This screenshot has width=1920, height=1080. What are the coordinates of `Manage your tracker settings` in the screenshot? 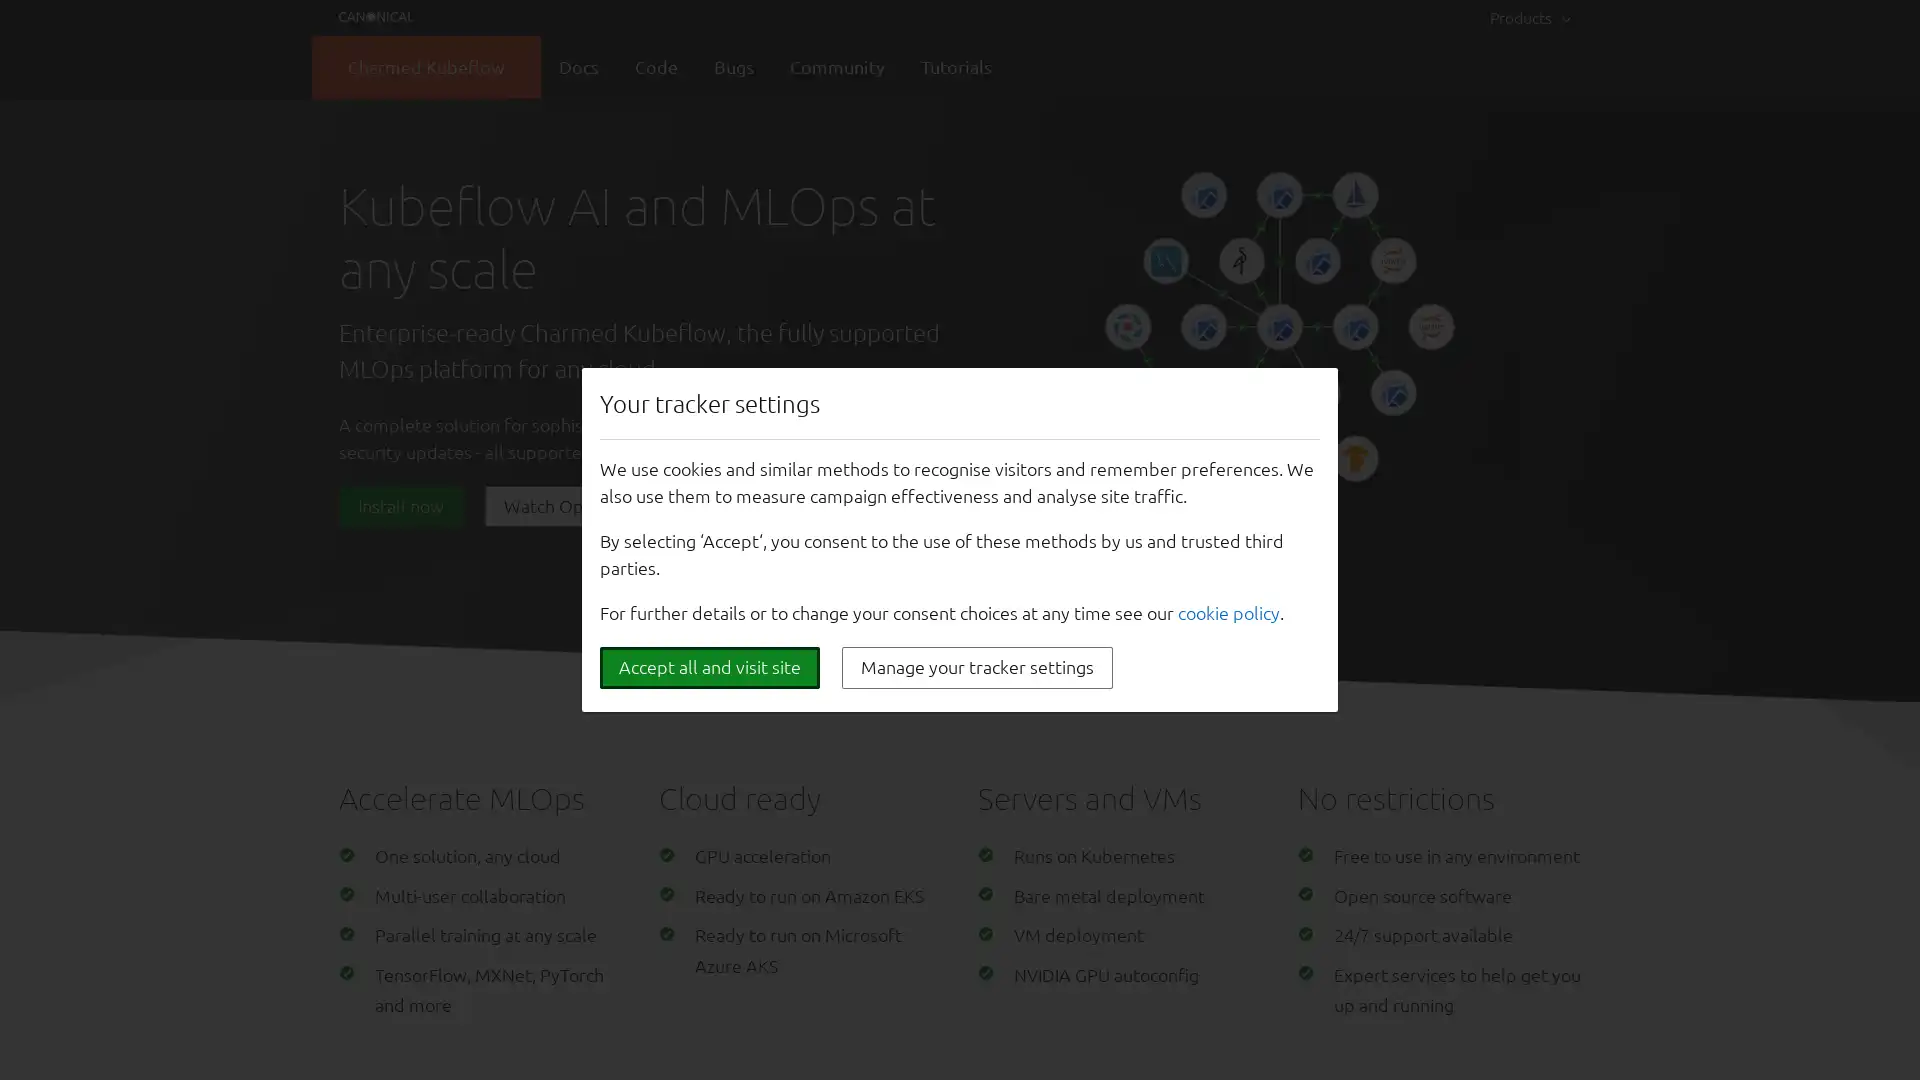 It's located at (977, 667).